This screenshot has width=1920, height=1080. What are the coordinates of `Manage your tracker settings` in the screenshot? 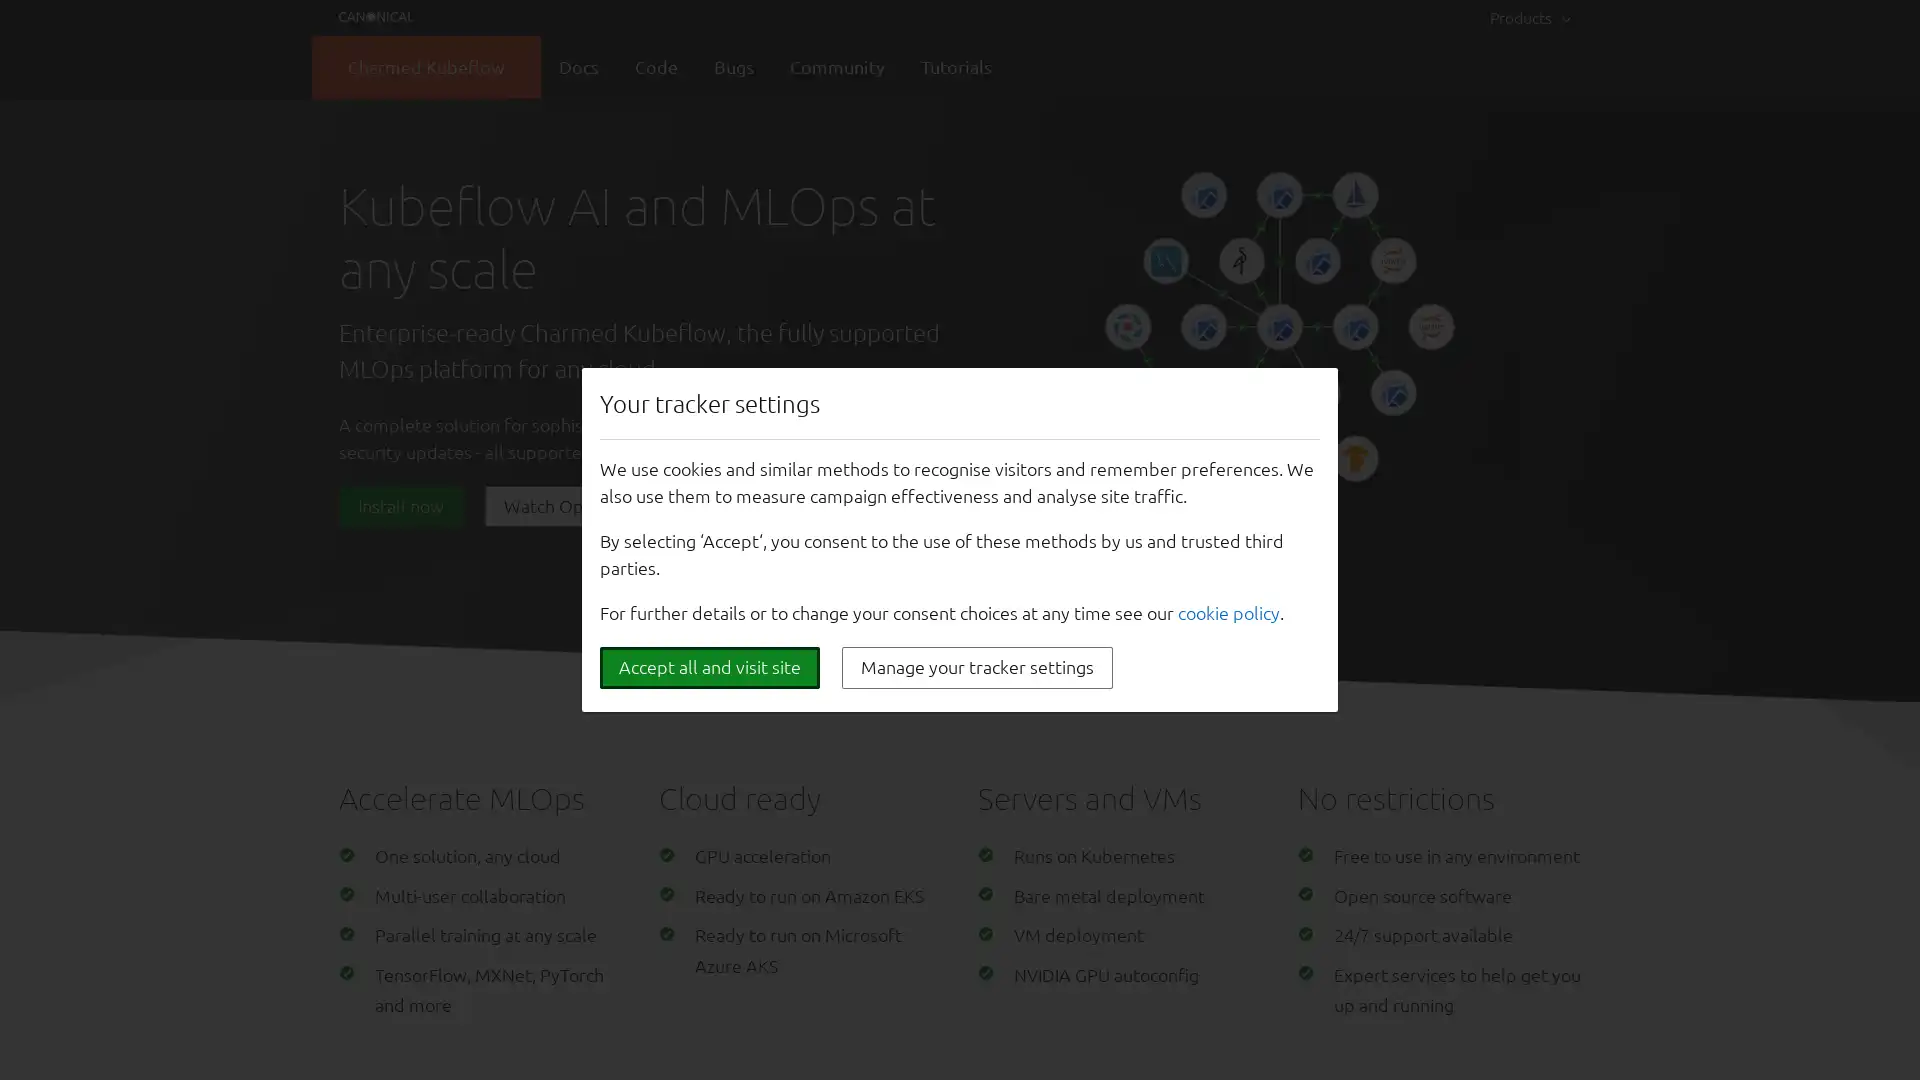 It's located at (977, 667).